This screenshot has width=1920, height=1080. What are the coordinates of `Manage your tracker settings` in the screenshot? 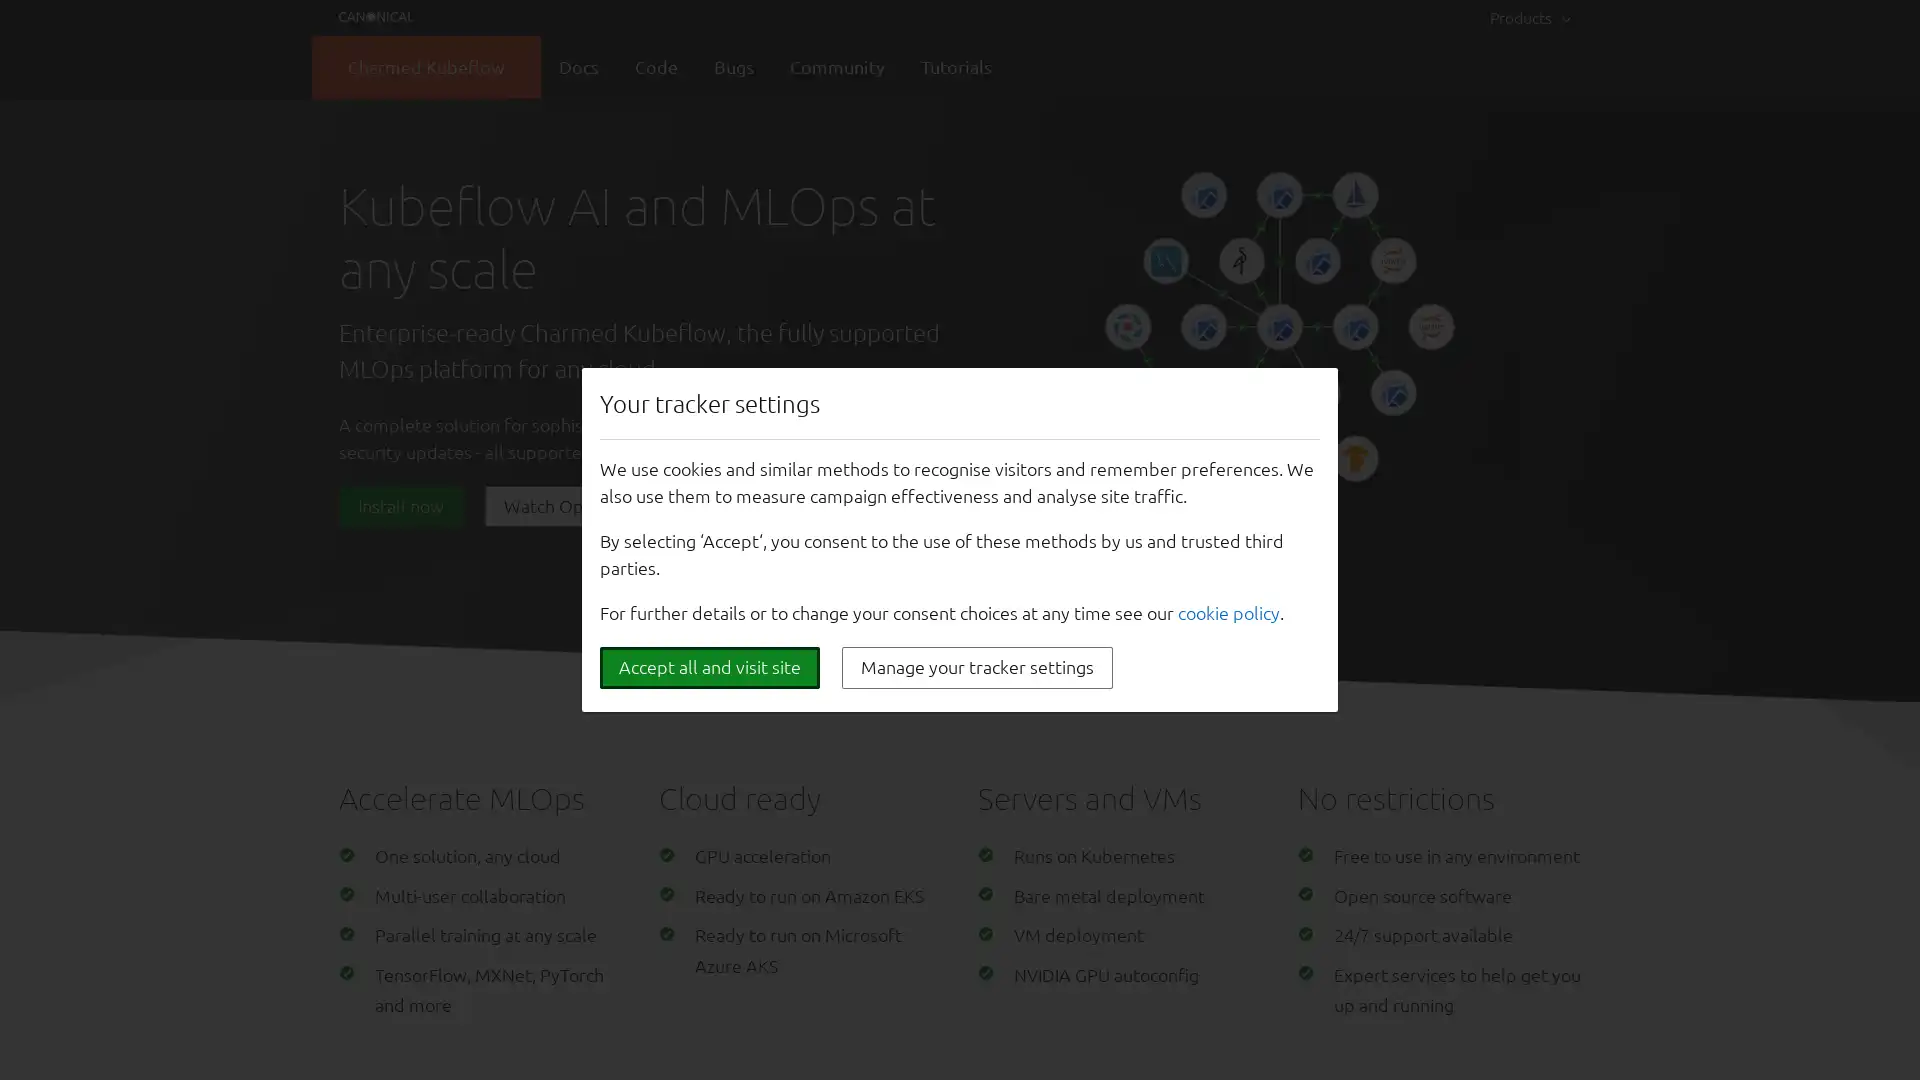 It's located at (977, 667).